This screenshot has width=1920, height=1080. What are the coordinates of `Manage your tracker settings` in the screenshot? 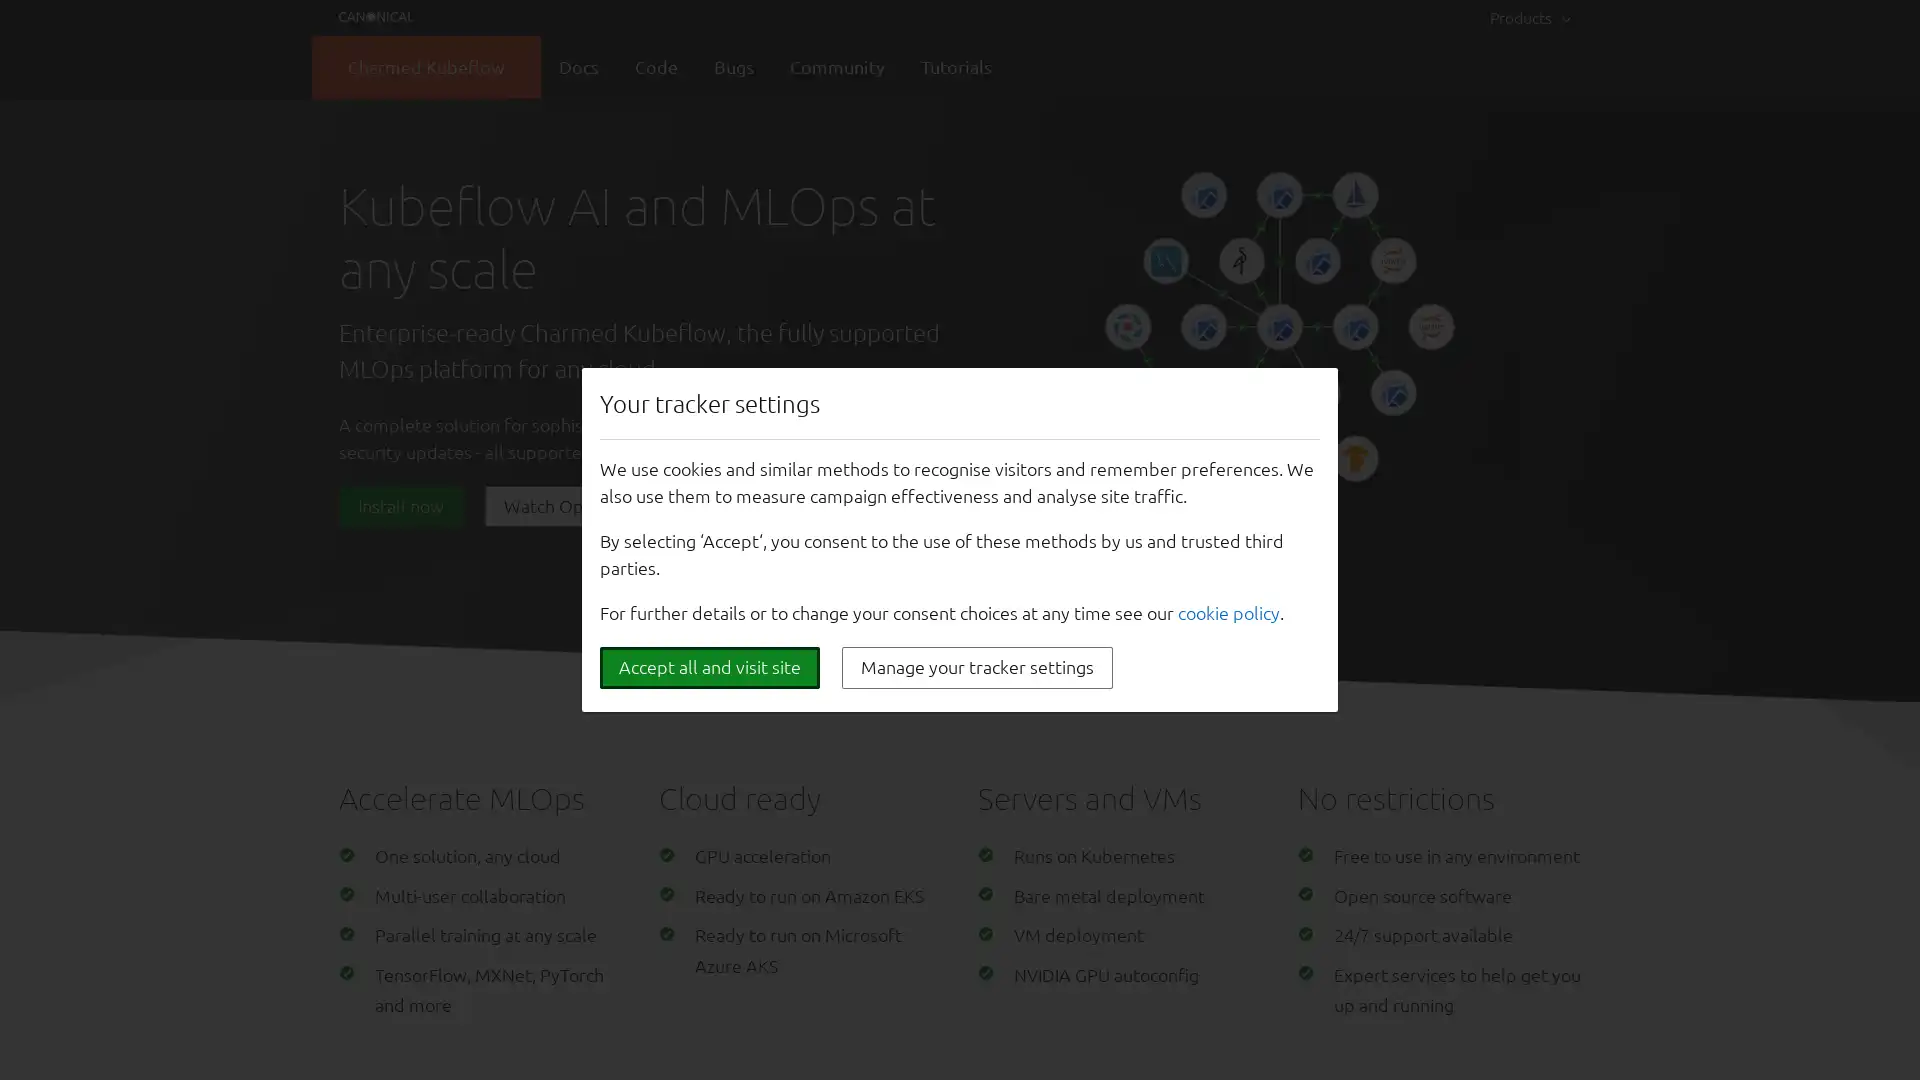 It's located at (977, 667).